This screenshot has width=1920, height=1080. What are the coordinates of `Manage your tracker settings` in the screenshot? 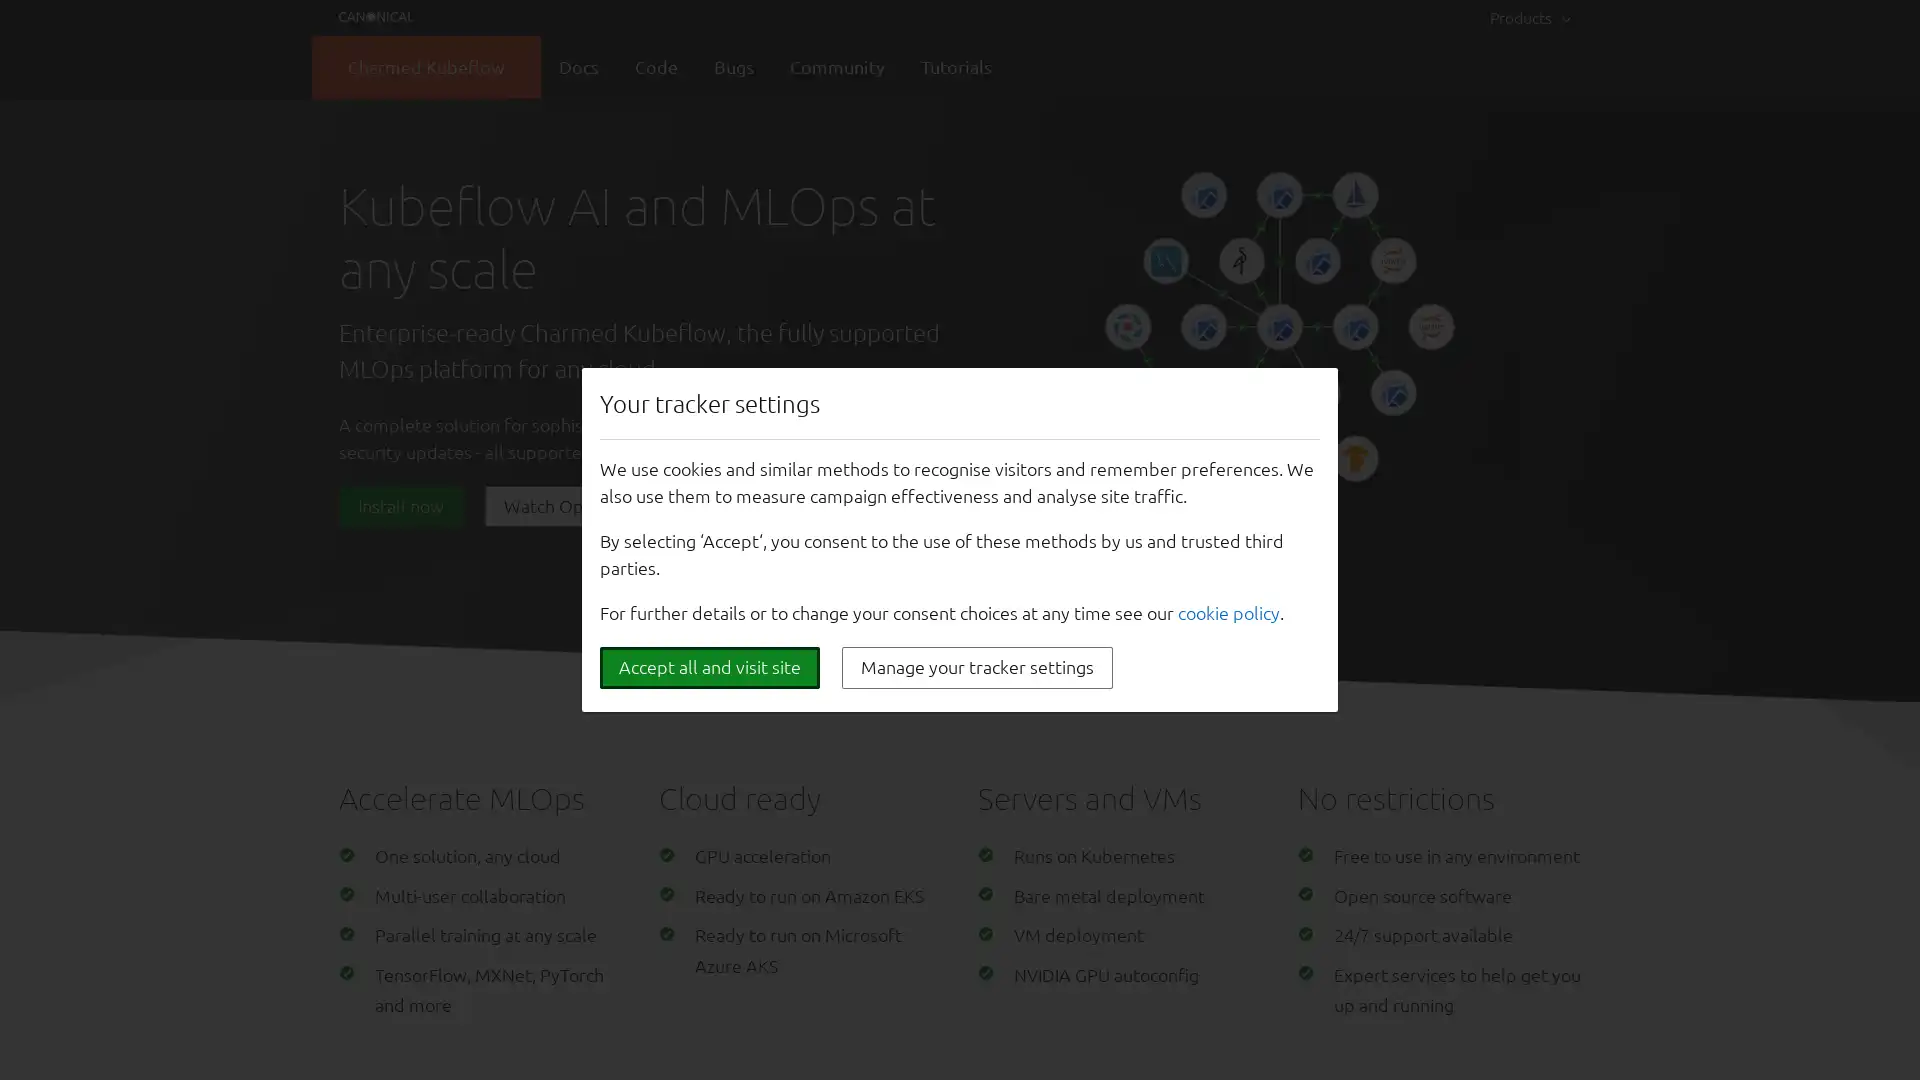 It's located at (977, 667).